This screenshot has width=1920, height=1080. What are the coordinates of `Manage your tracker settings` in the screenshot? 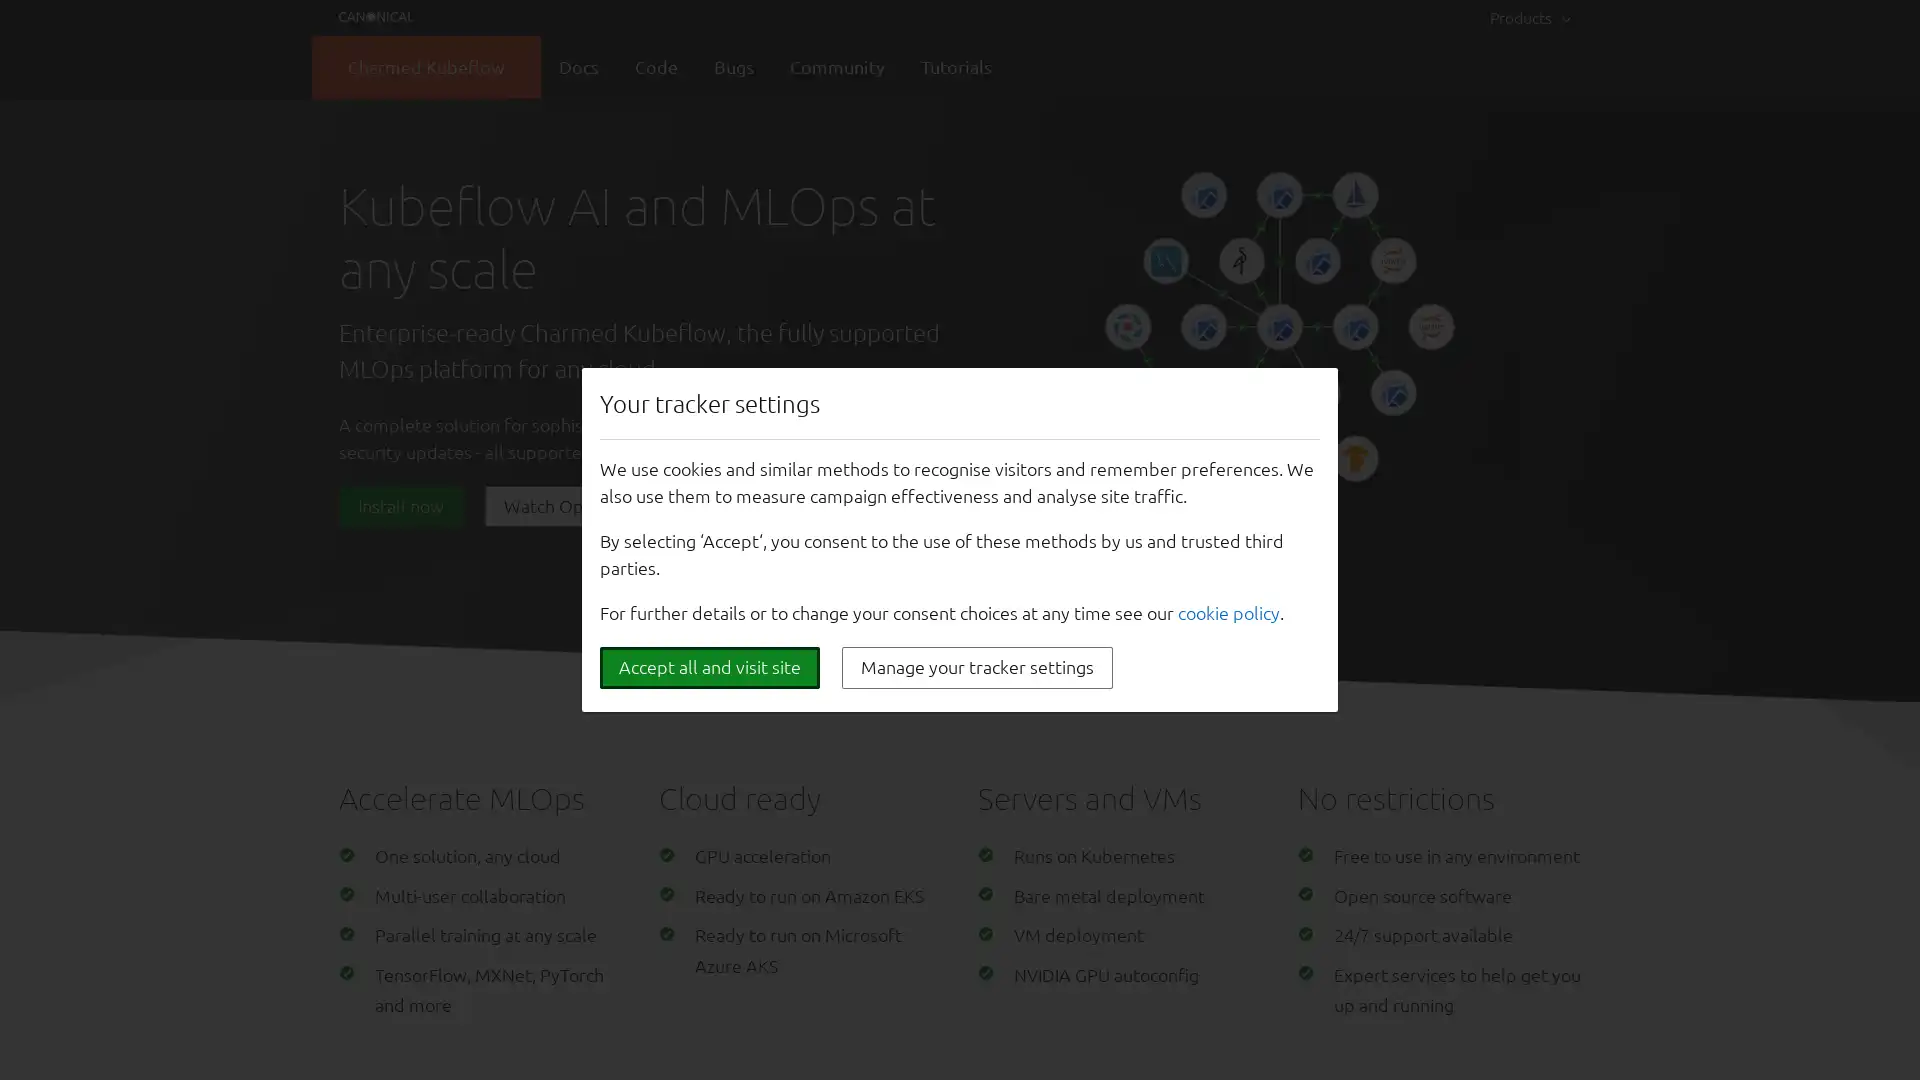 It's located at (977, 667).